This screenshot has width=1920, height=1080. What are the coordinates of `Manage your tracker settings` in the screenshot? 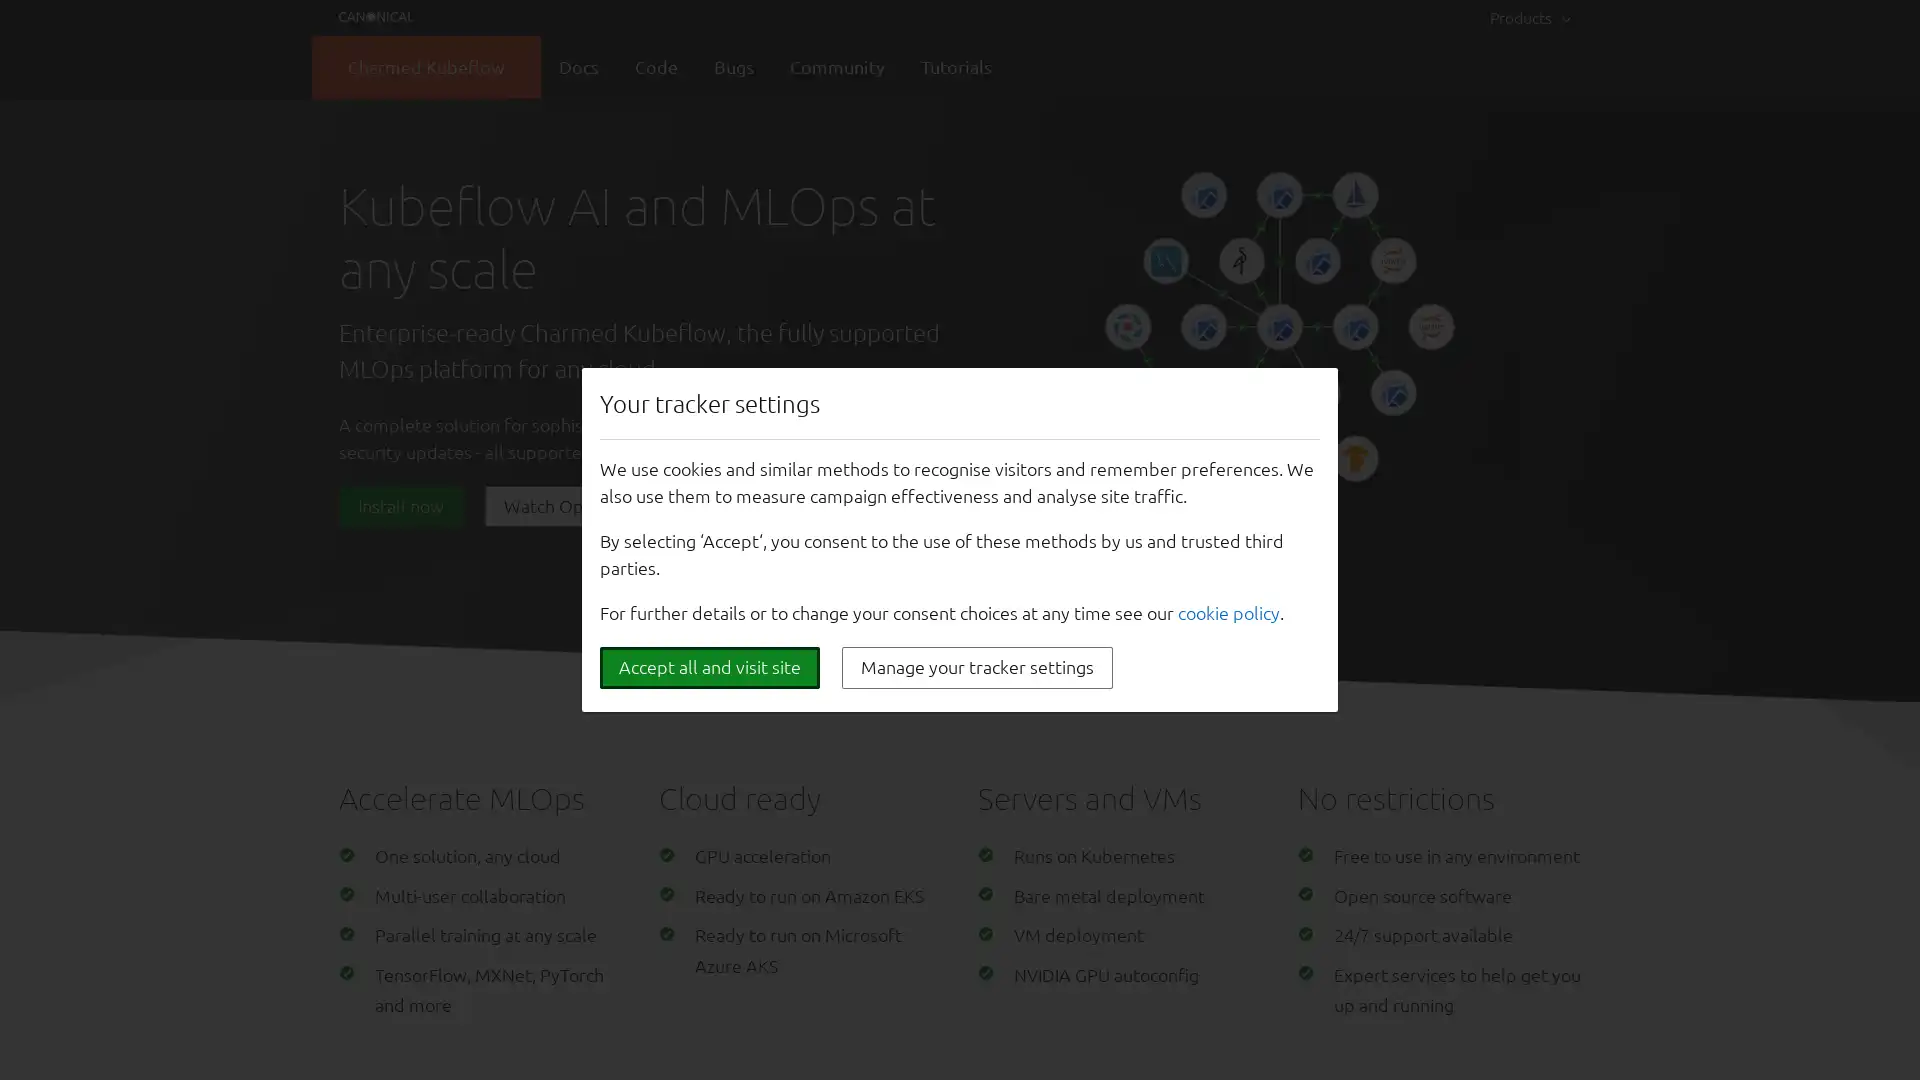 It's located at (977, 667).